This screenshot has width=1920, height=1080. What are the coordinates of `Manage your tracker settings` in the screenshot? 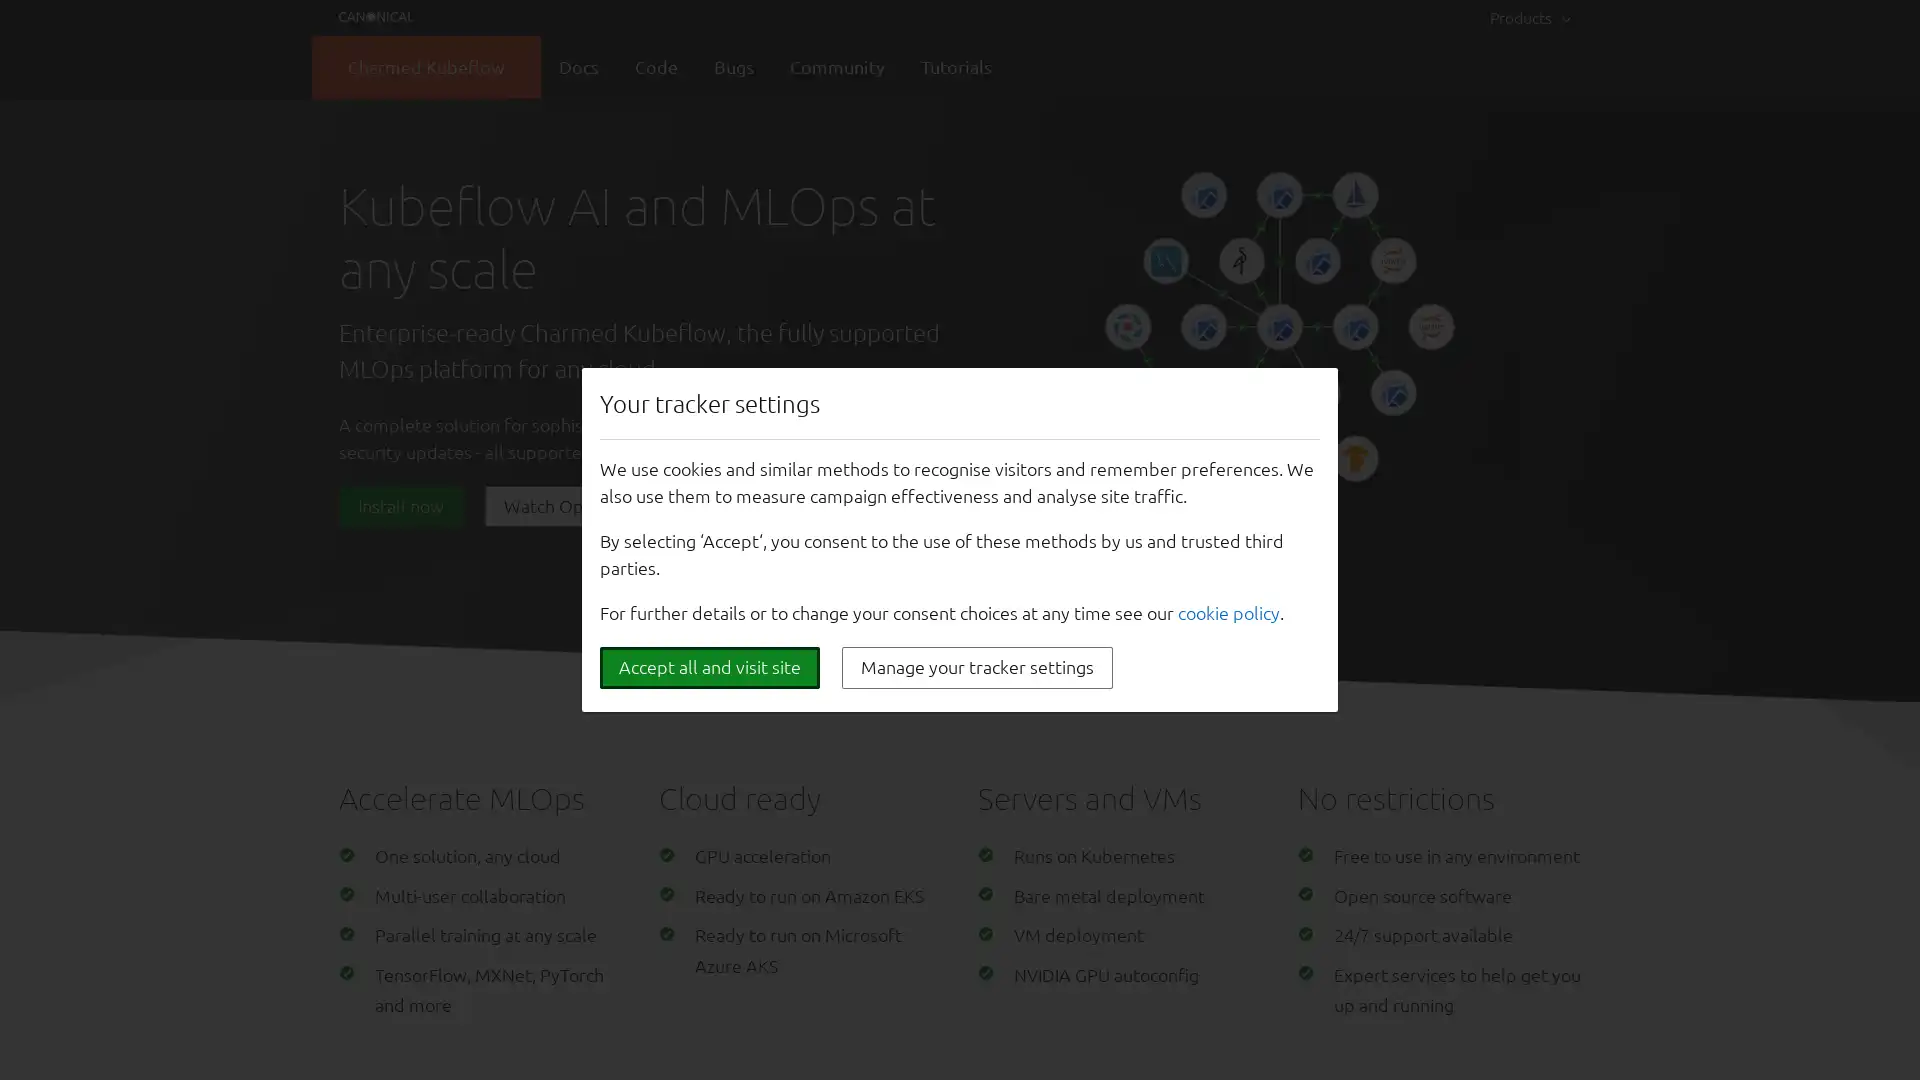 It's located at (977, 667).